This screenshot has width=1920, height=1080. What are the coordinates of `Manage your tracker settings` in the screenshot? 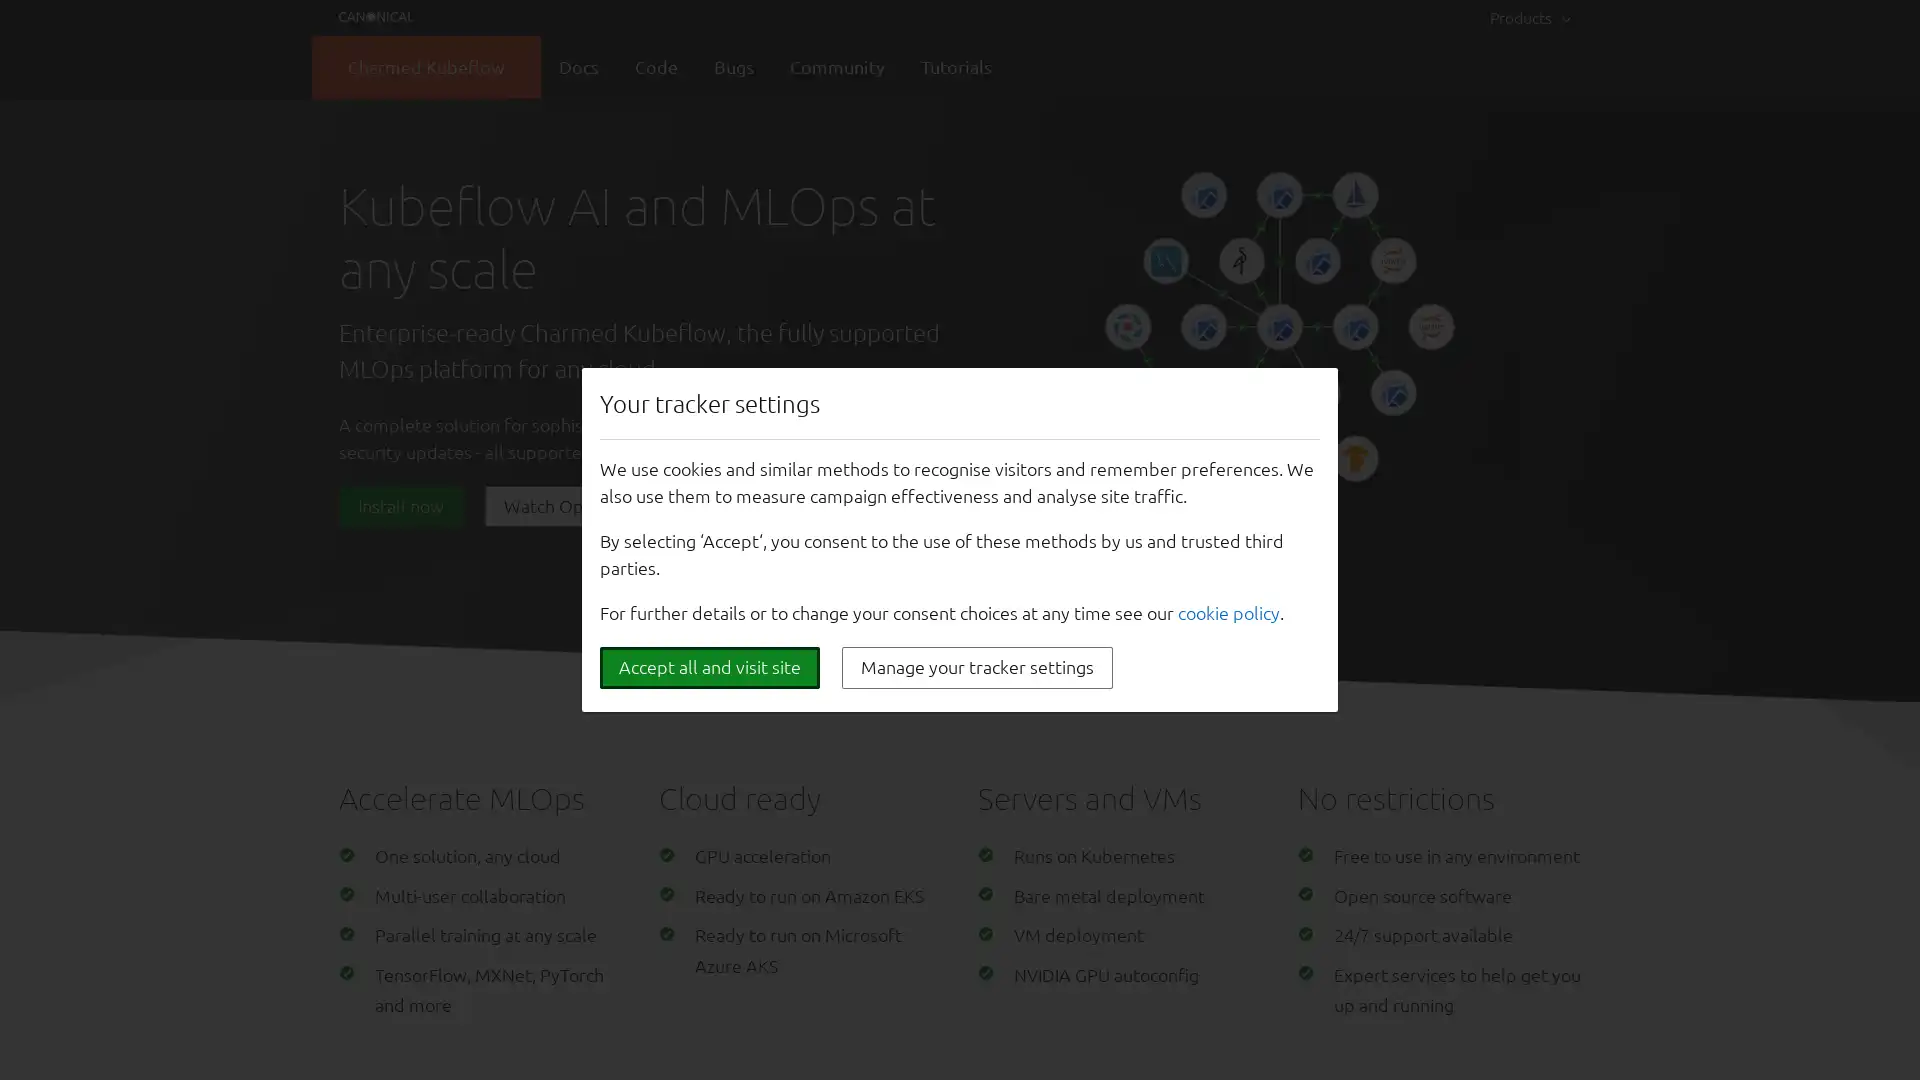 It's located at (977, 667).